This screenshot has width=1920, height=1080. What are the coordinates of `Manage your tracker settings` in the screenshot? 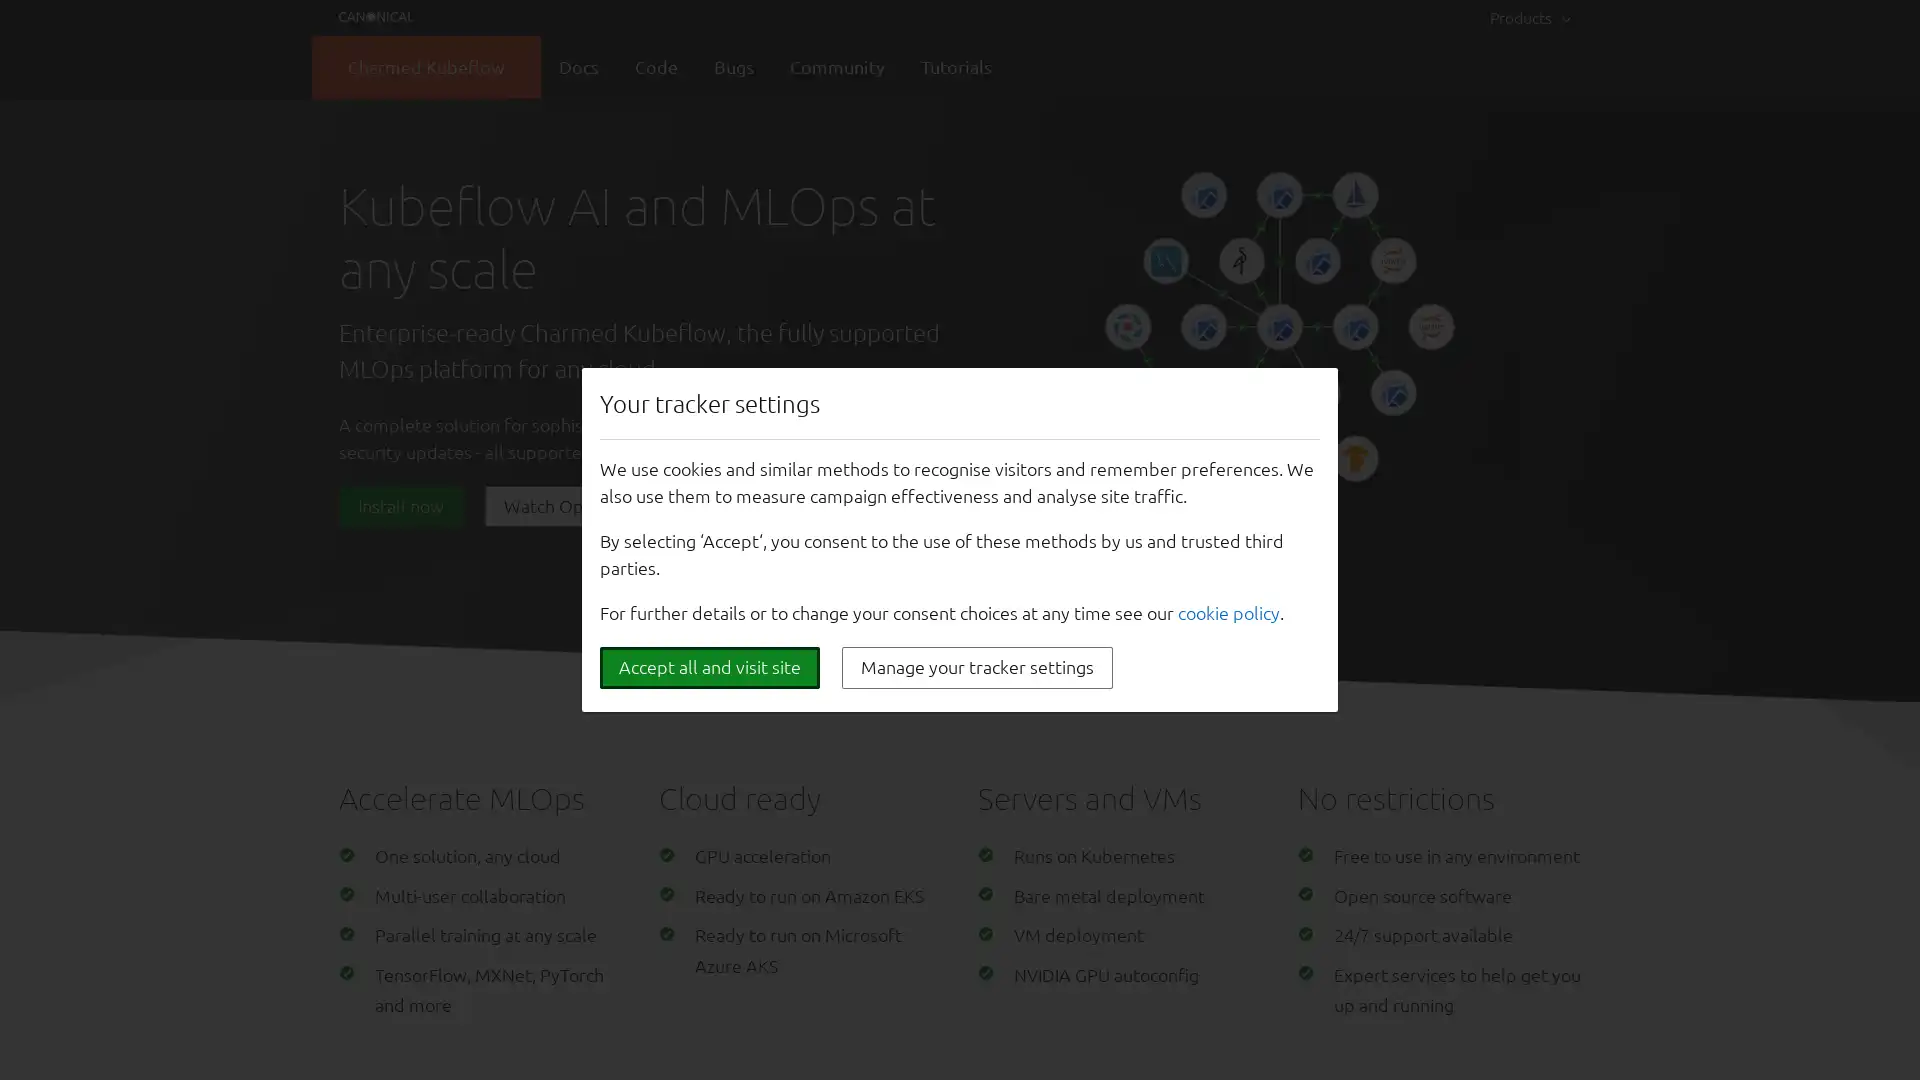 It's located at (977, 667).